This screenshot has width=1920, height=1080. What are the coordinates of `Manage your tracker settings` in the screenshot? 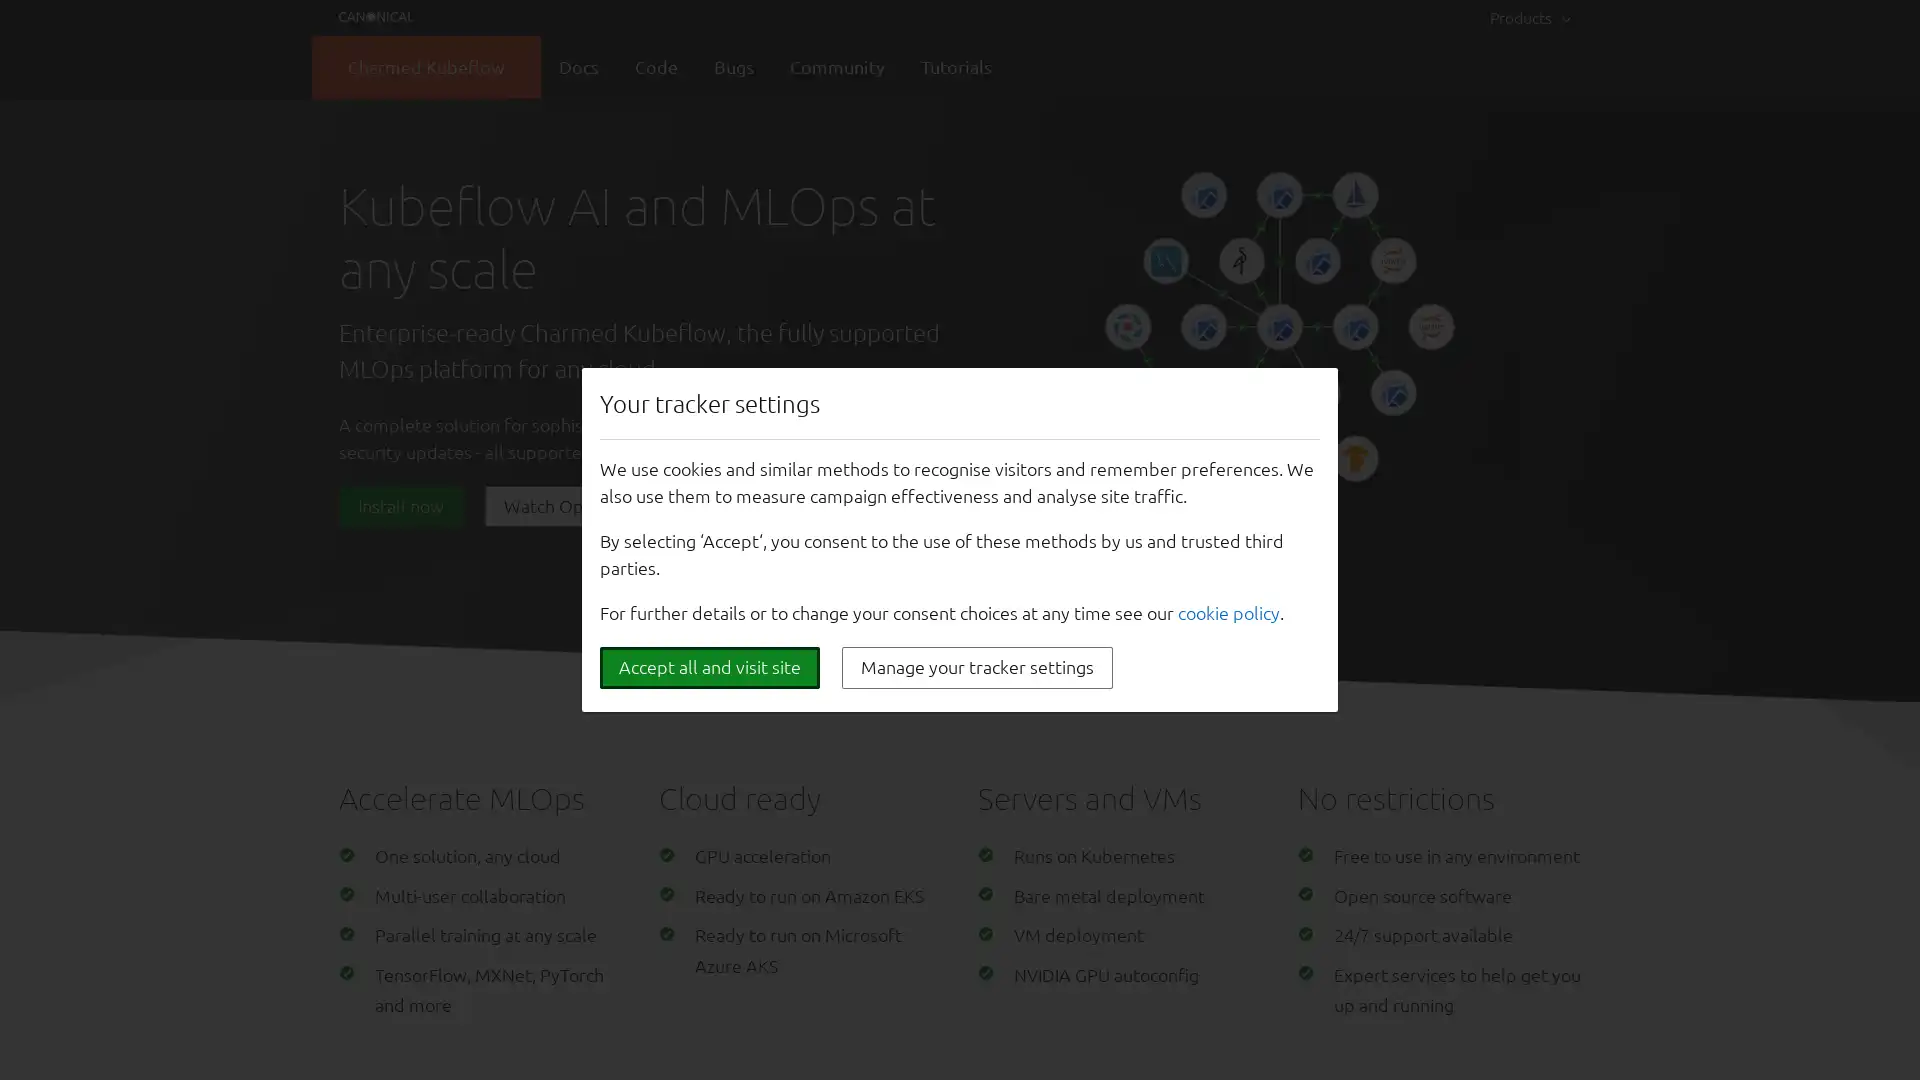 It's located at (977, 667).